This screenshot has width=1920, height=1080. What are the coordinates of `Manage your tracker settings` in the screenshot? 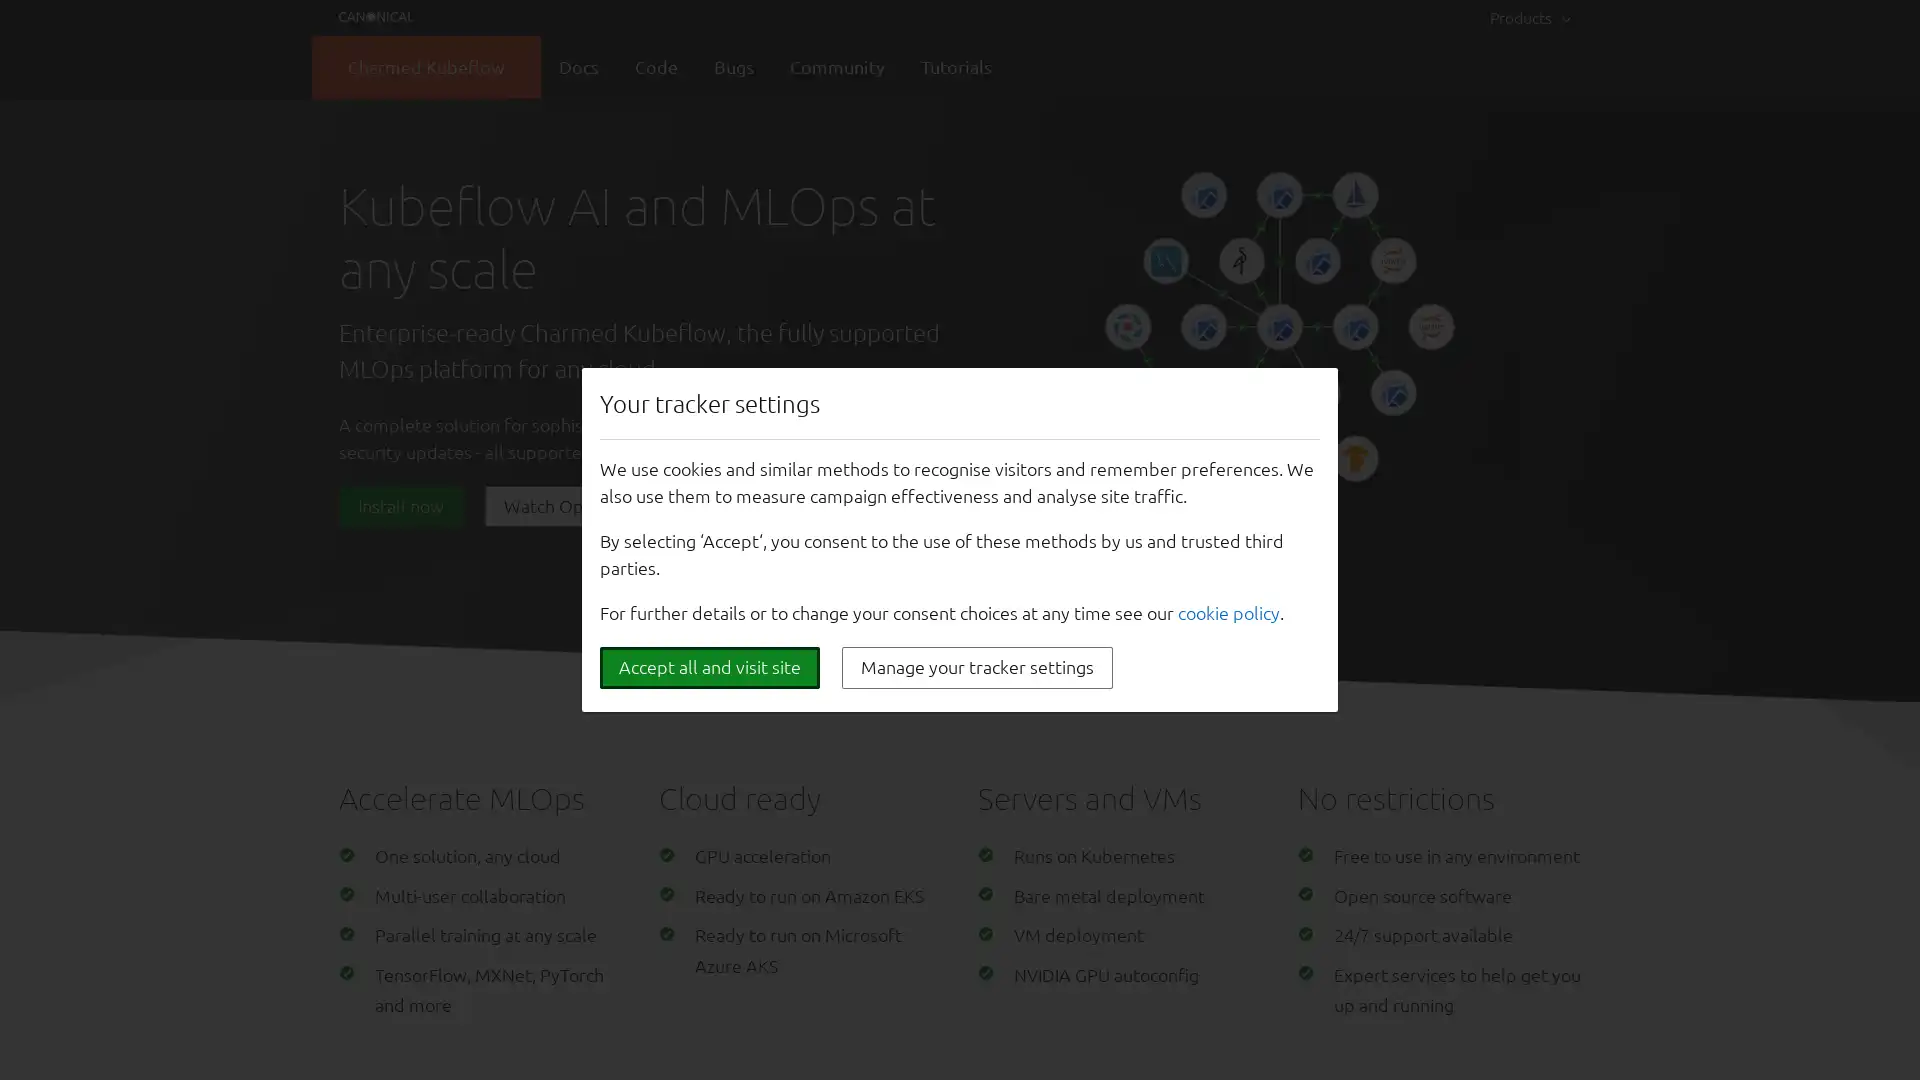 It's located at (977, 667).